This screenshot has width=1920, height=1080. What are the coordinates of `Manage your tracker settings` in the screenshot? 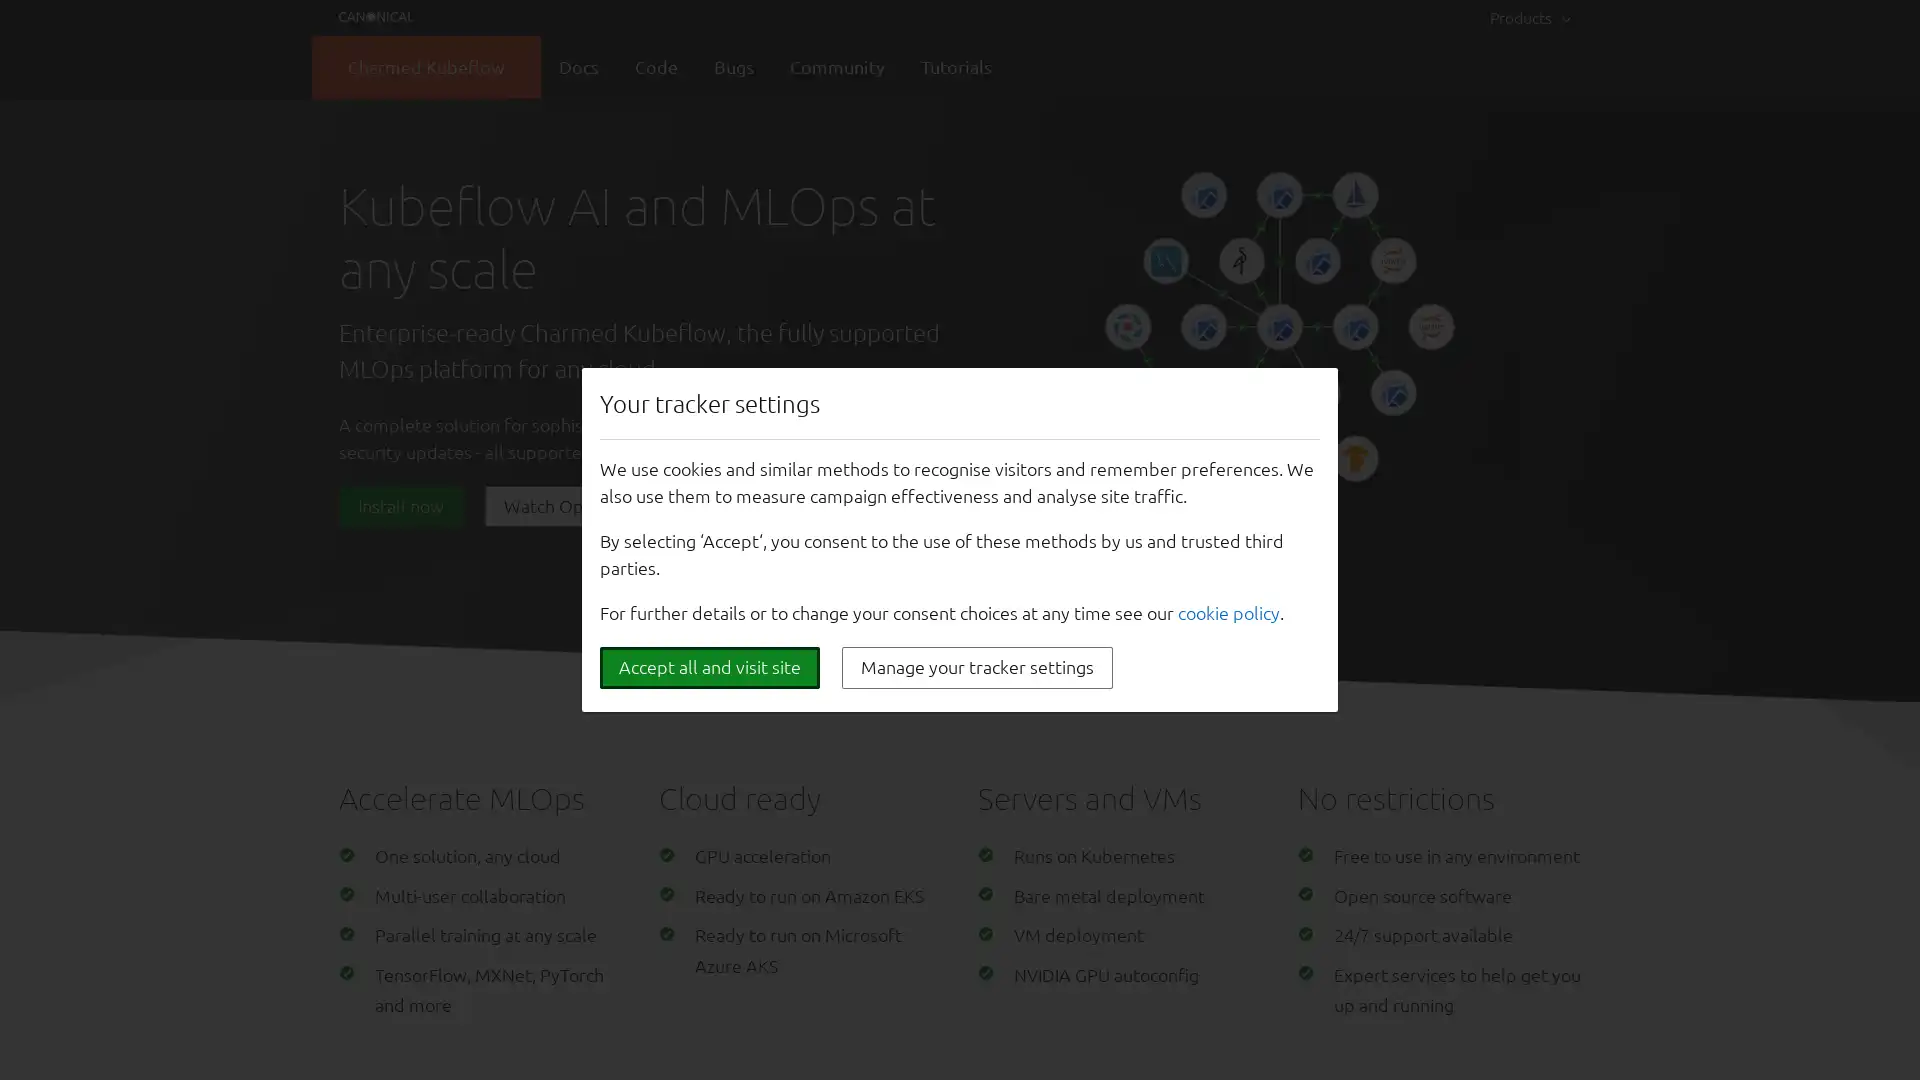 It's located at (977, 667).